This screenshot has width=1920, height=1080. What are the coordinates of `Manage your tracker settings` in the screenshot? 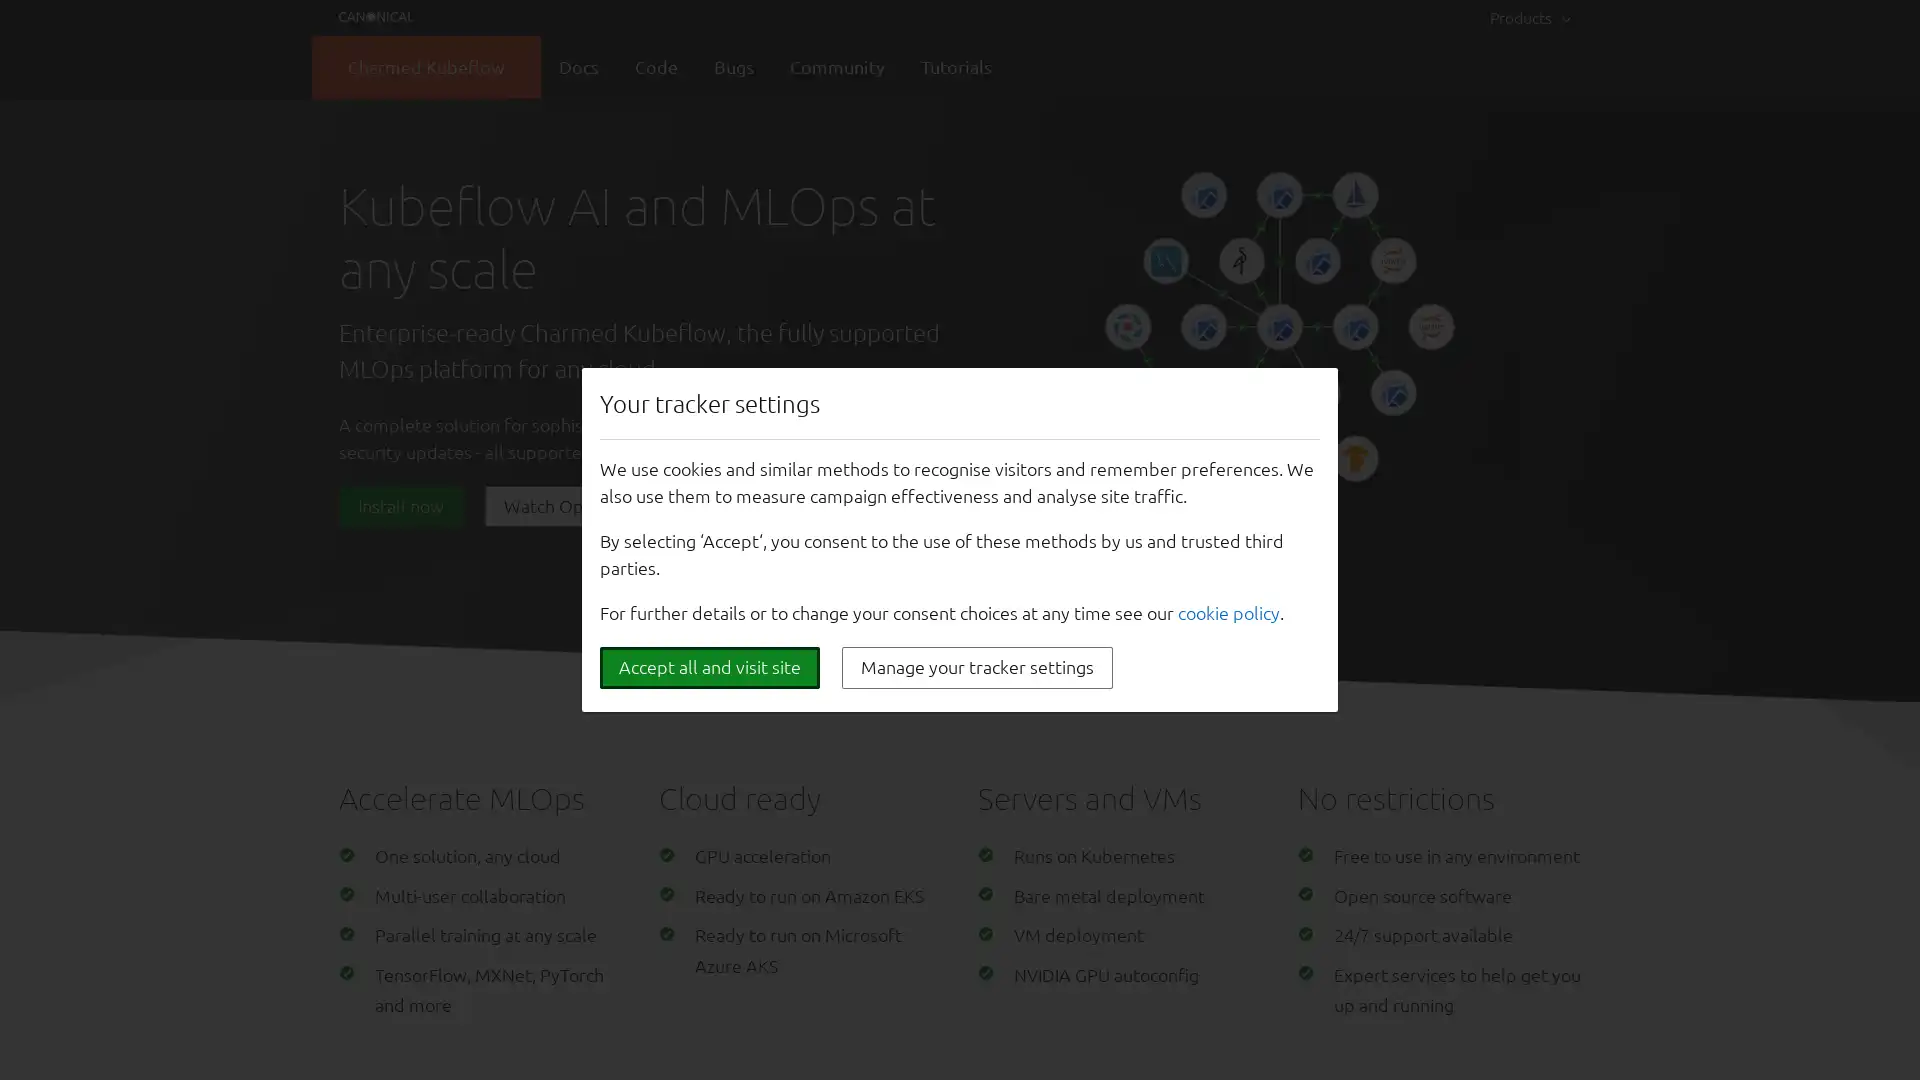 It's located at (977, 667).